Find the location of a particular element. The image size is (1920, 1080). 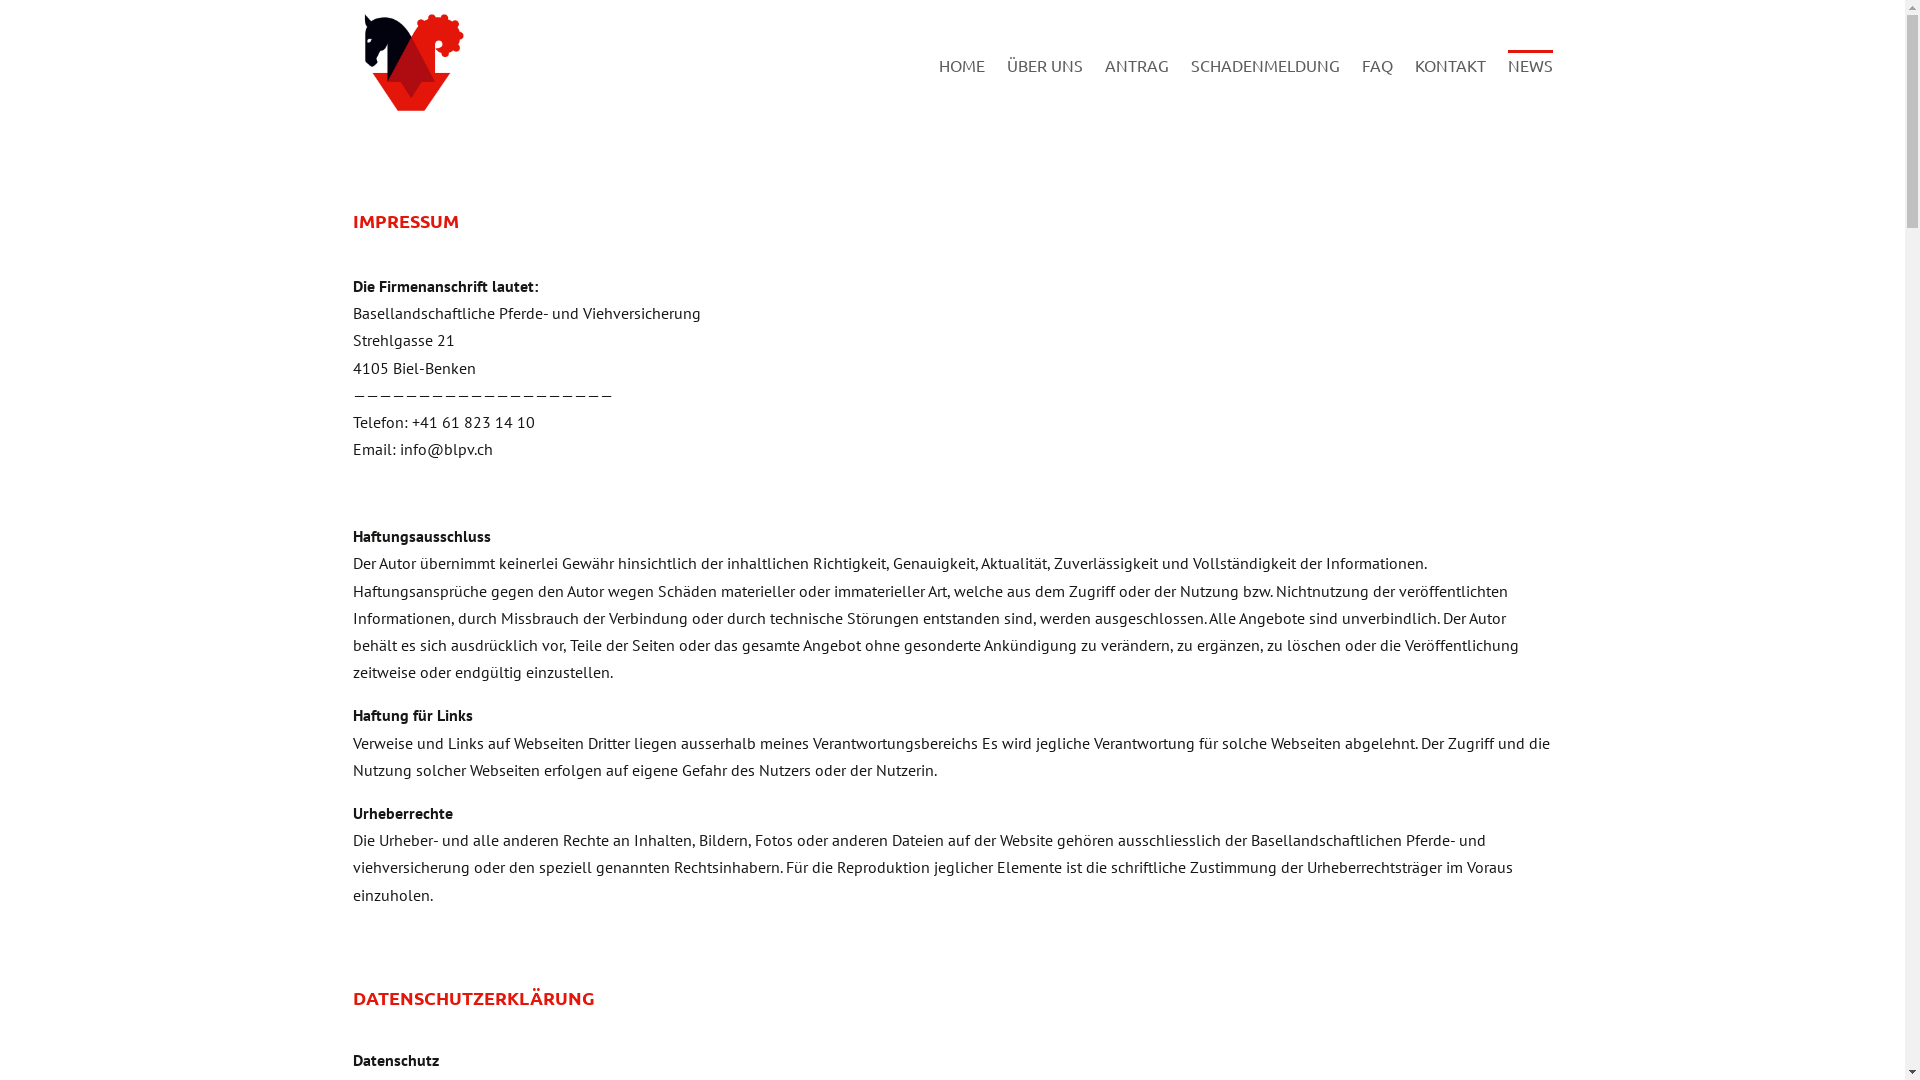

'FAQ' is located at coordinates (1376, 88).